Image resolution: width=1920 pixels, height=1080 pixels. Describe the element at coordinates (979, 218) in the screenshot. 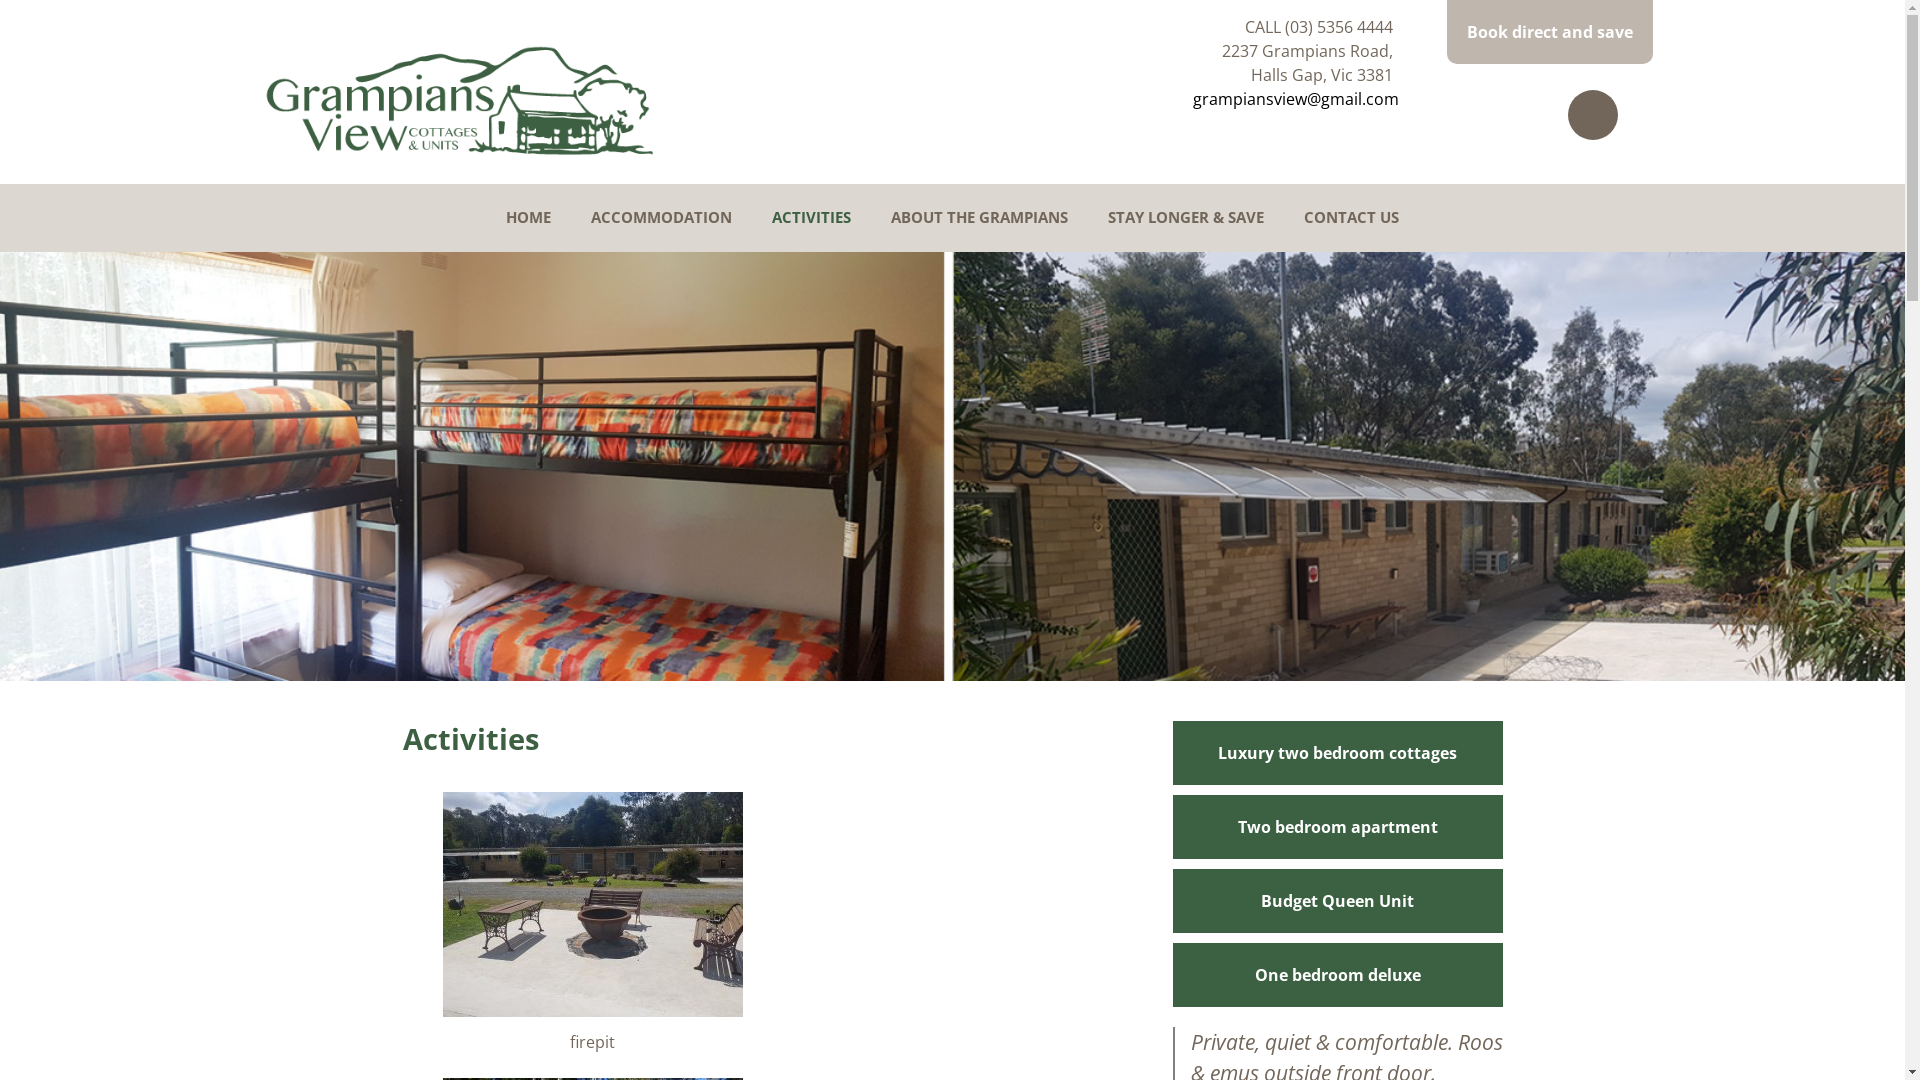

I see `'ABOUT THE GRAMPIANS'` at that location.